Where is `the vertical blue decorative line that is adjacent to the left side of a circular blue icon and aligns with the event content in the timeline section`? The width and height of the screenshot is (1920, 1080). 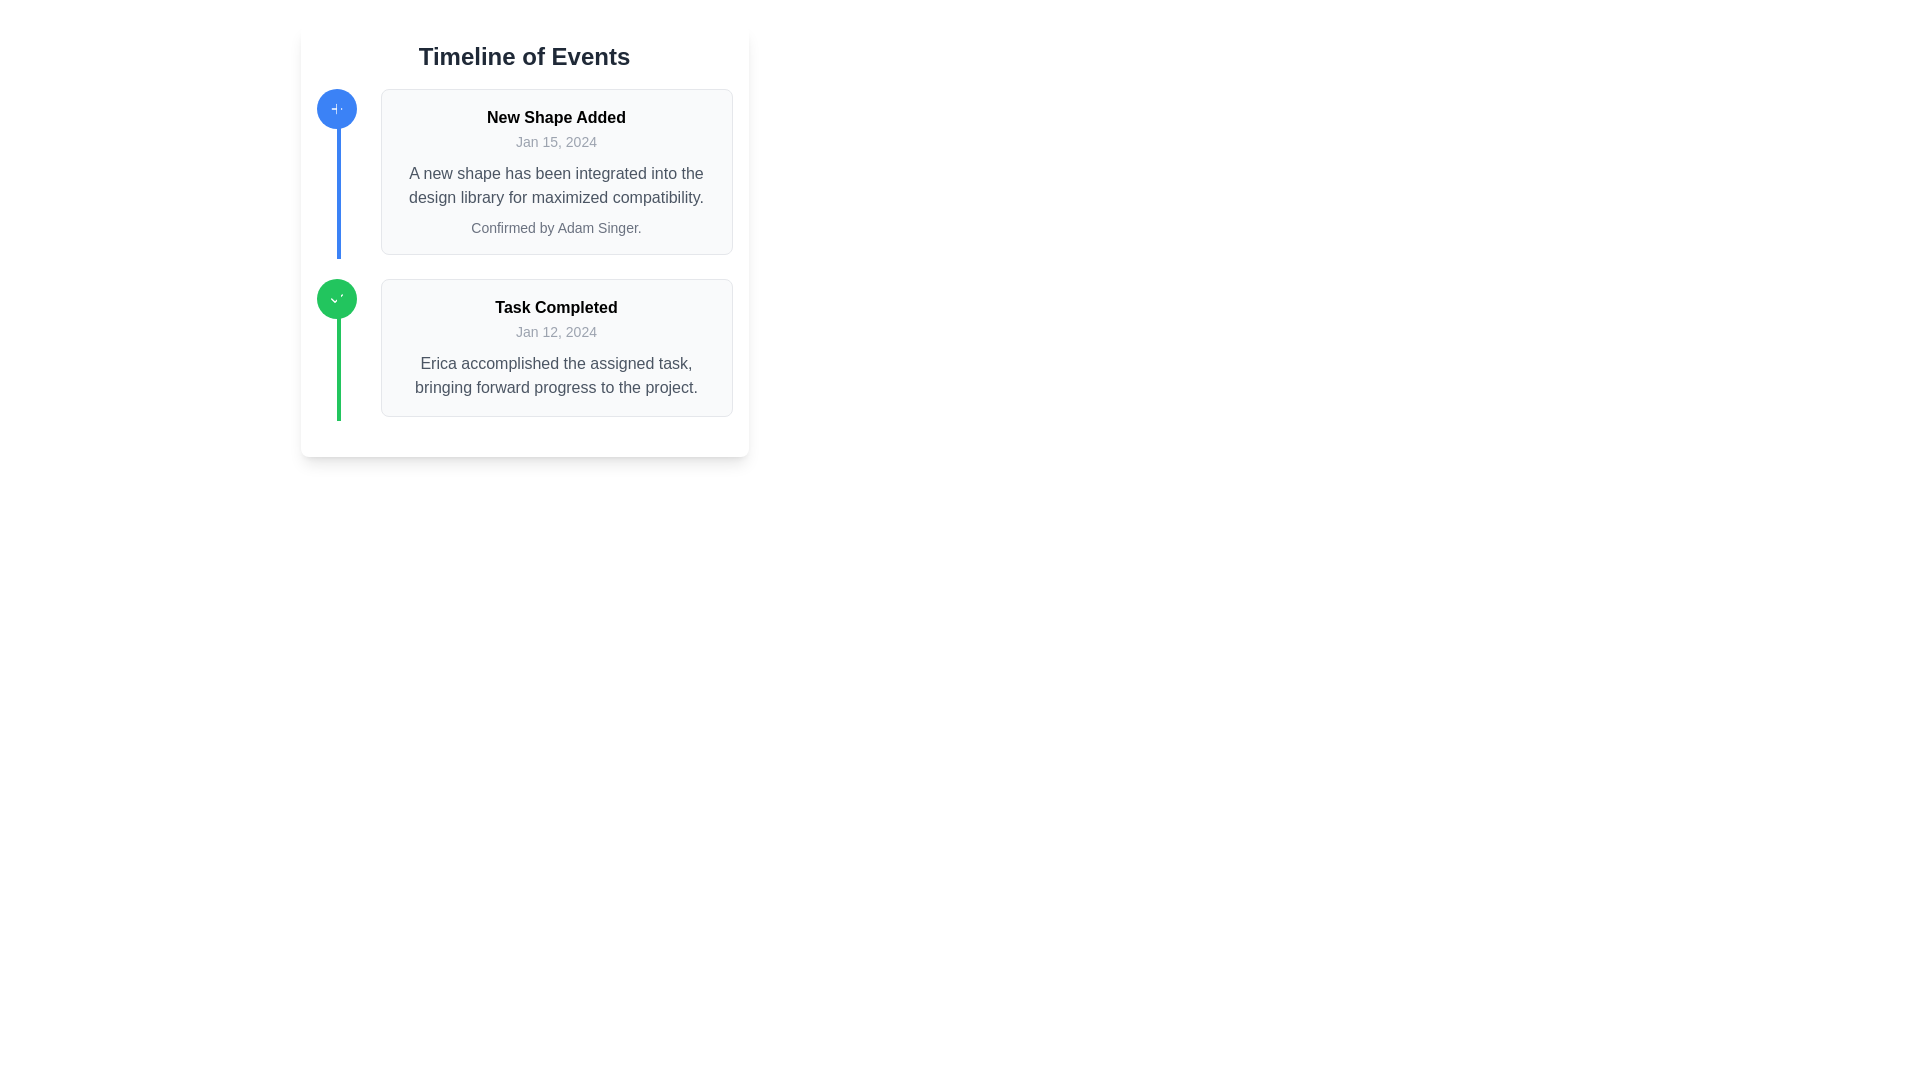
the vertical blue decorative line that is adjacent to the left side of a circular blue icon and aligns with the event content in the timeline section is located at coordinates (338, 175).